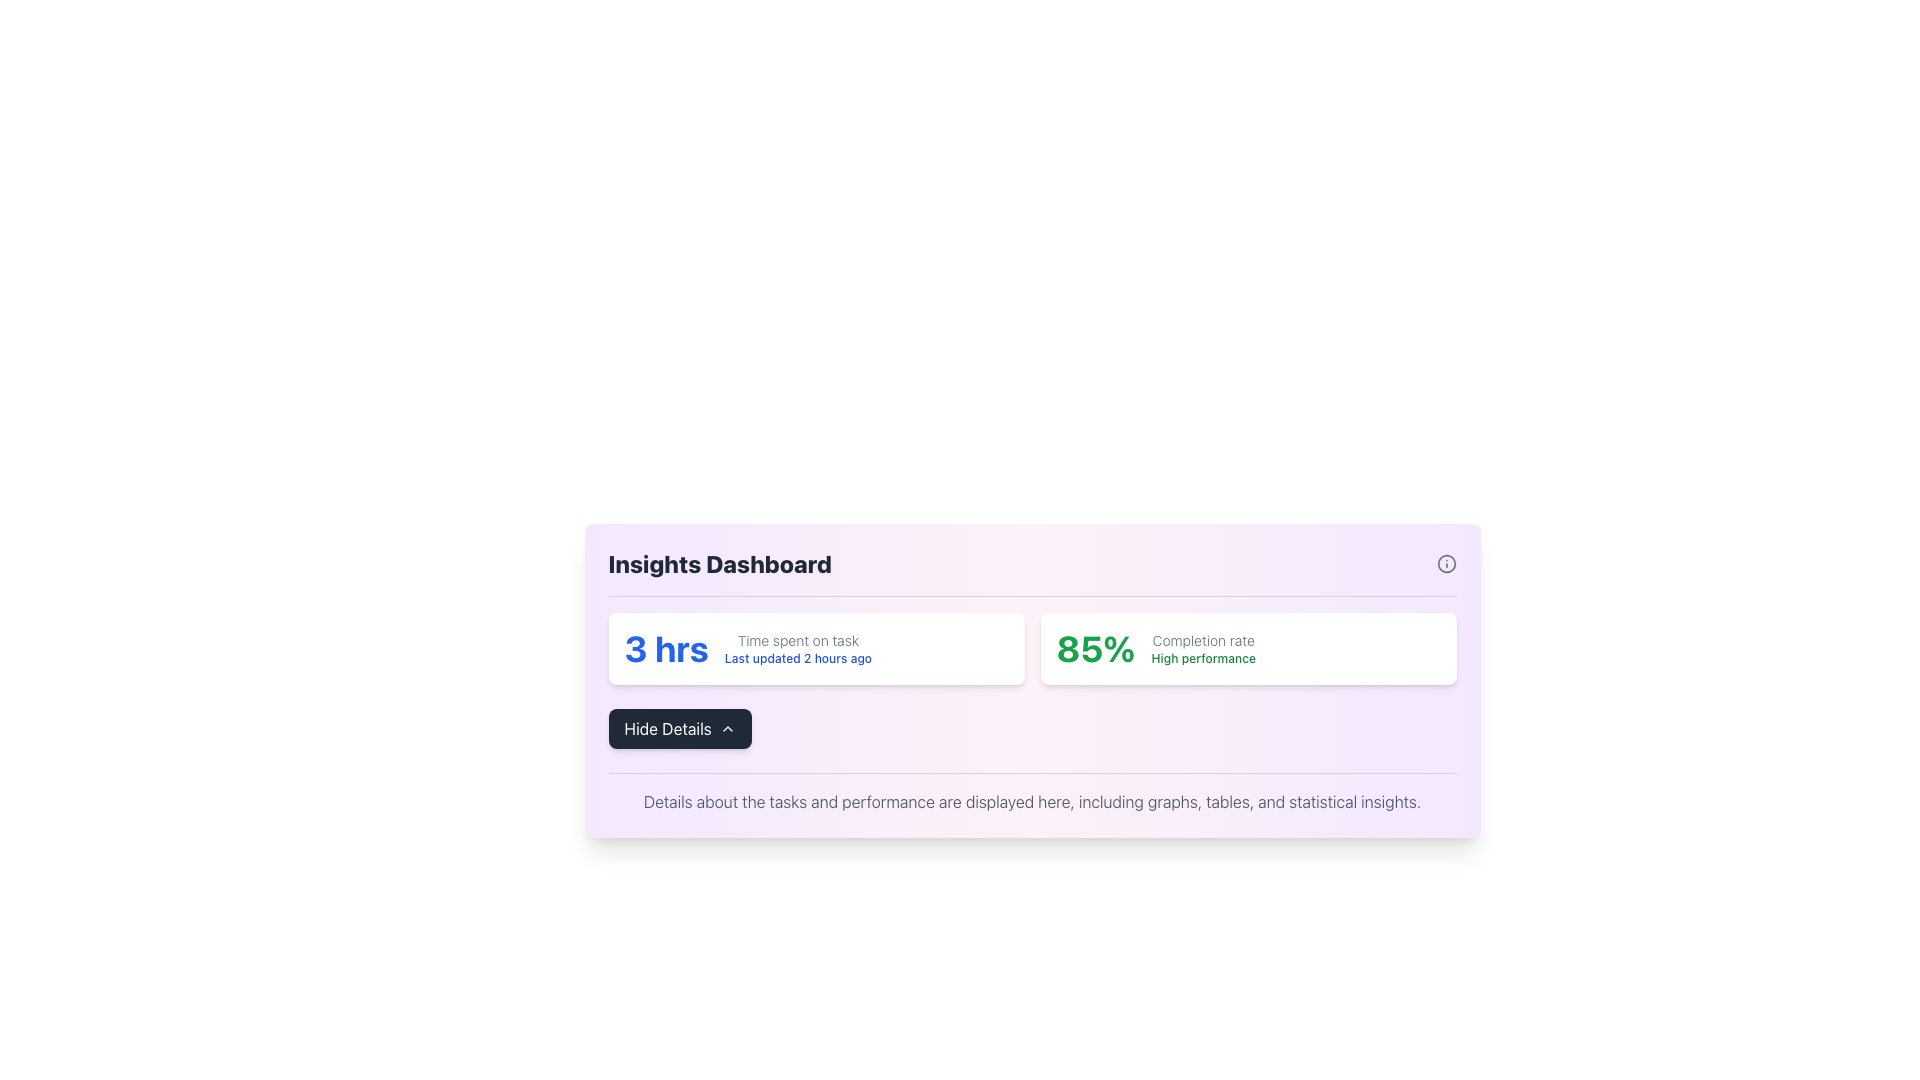  What do you see at coordinates (1446, 563) in the screenshot?
I see `the informational icon located at the top-right corner of the 'Insights Dashboard'` at bounding box center [1446, 563].